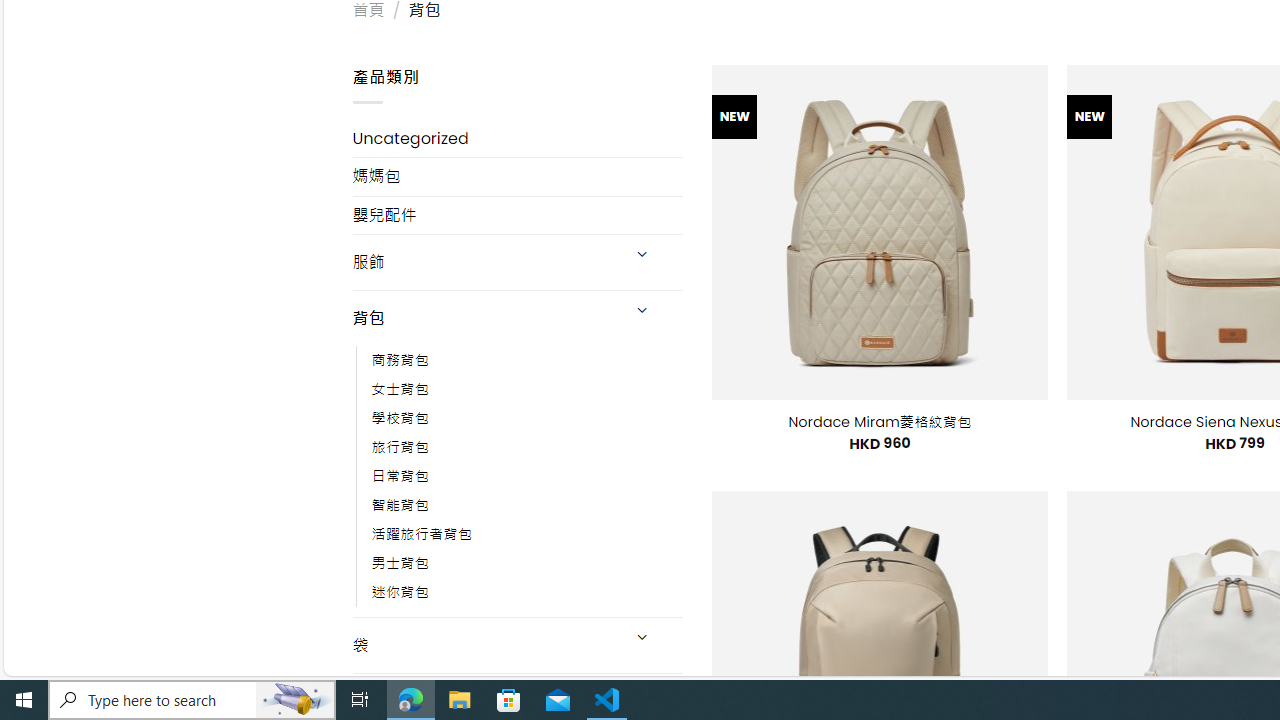 The height and width of the screenshot is (720, 1280). What do you see at coordinates (517, 137) in the screenshot?
I see `'Uncategorized'` at bounding box center [517, 137].